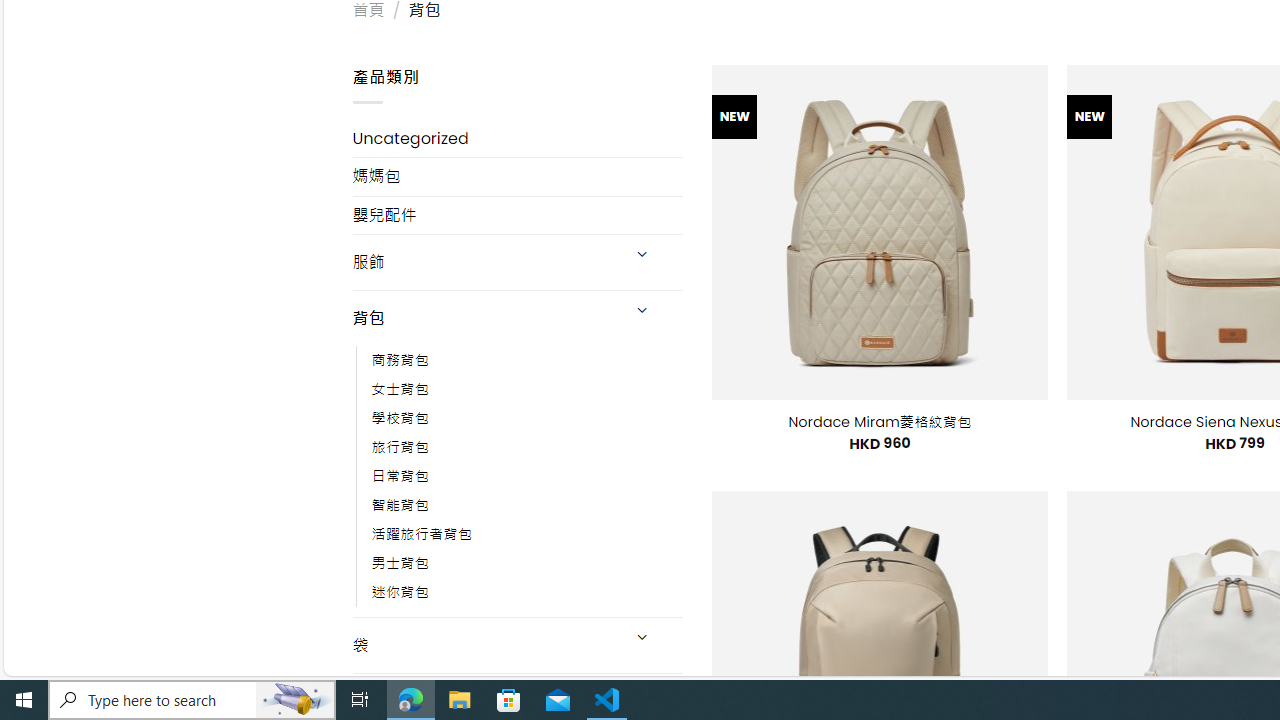 The height and width of the screenshot is (720, 1280). What do you see at coordinates (517, 137) in the screenshot?
I see `'Uncategorized'` at bounding box center [517, 137].